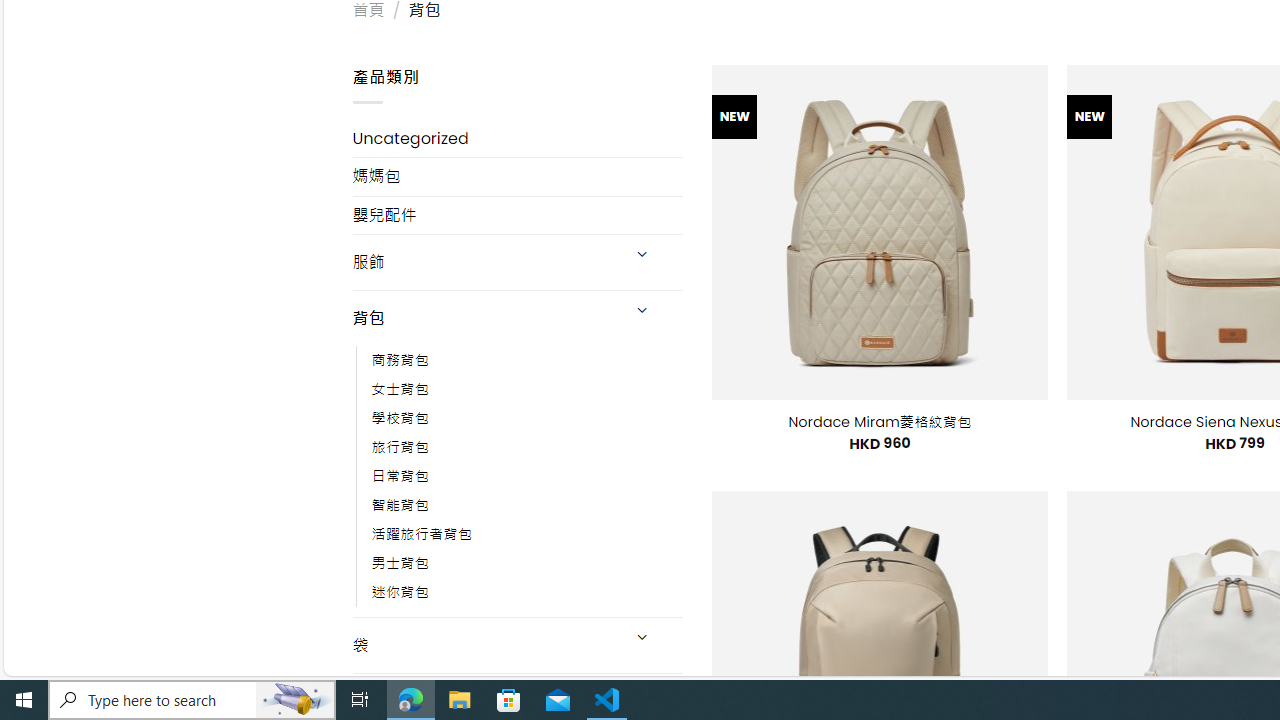 The height and width of the screenshot is (720, 1280). What do you see at coordinates (517, 137) in the screenshot?
I see `'Uncategorized'` at bounding box center [517, 137].